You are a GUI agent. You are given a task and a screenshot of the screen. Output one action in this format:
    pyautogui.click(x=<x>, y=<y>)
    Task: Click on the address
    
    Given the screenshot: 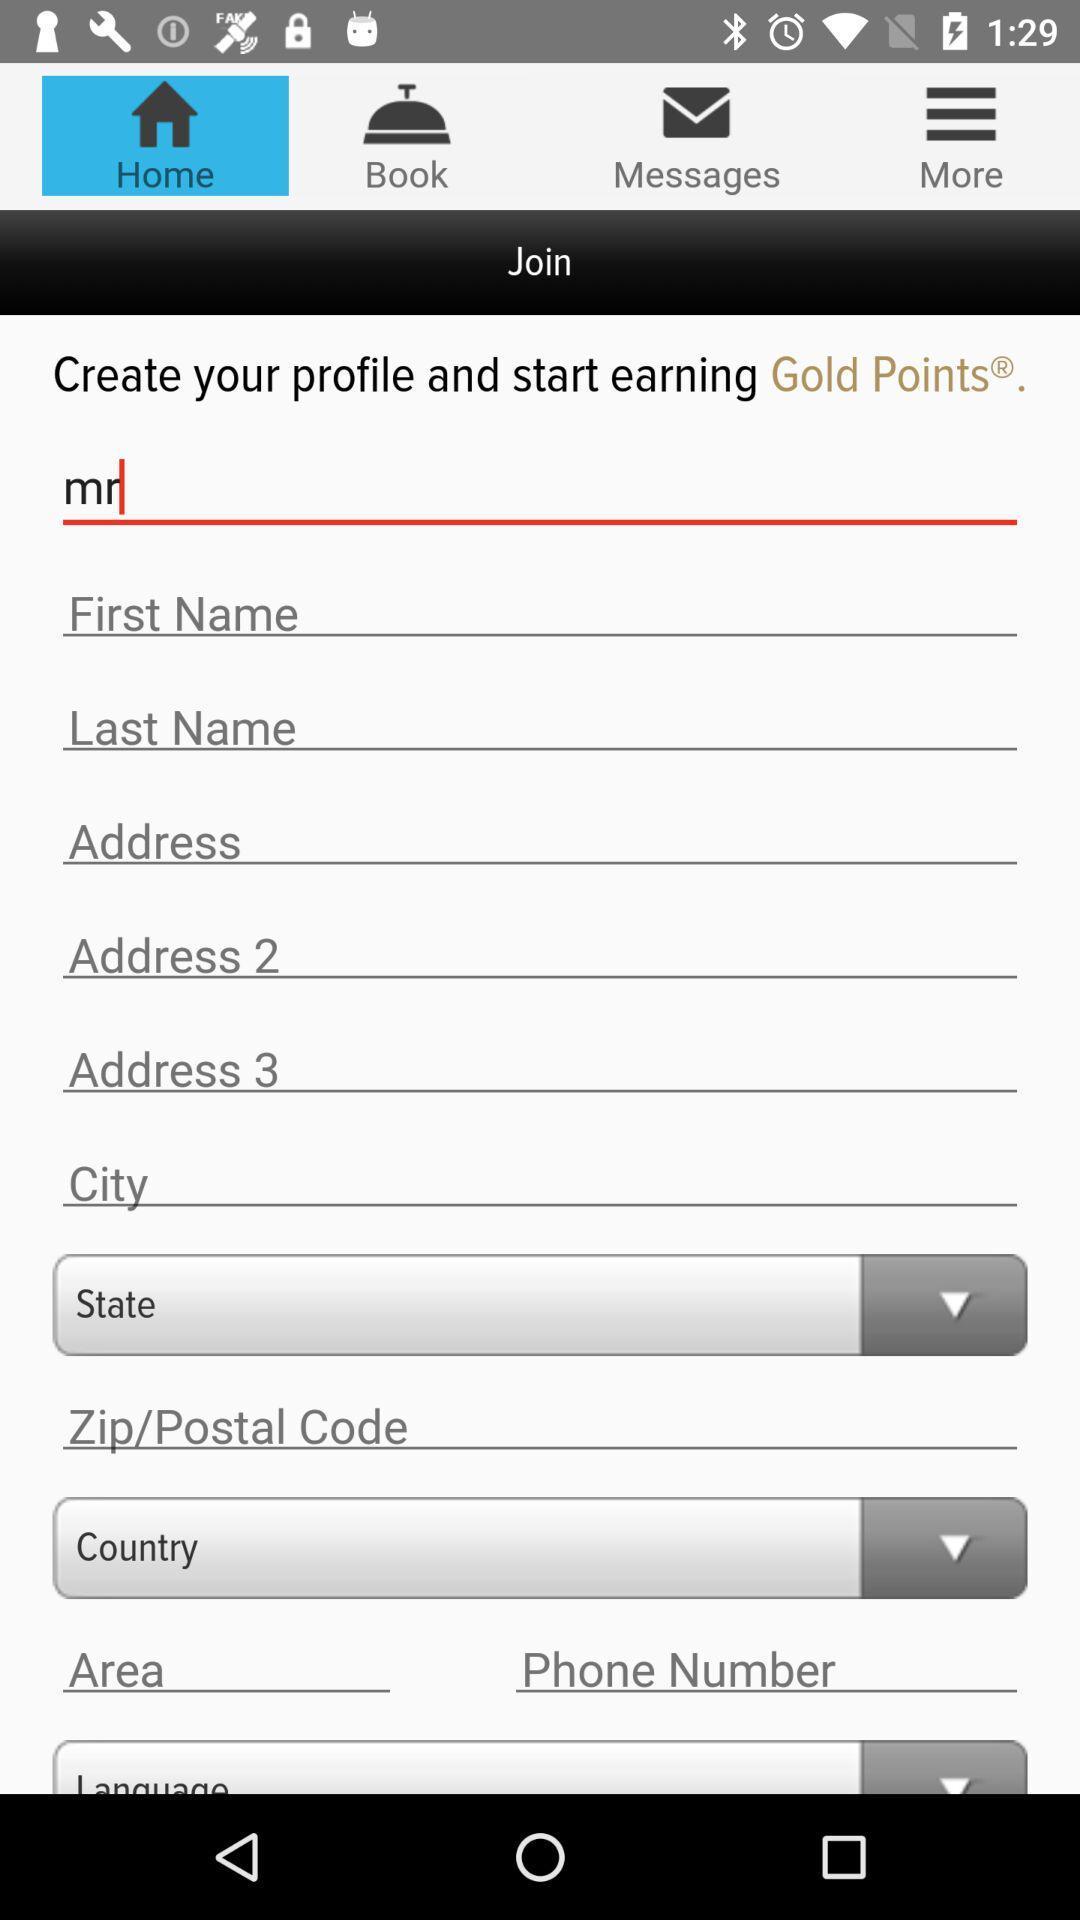 What is the action you would take?
    pyautogui.click(x=225, y=1669)
    